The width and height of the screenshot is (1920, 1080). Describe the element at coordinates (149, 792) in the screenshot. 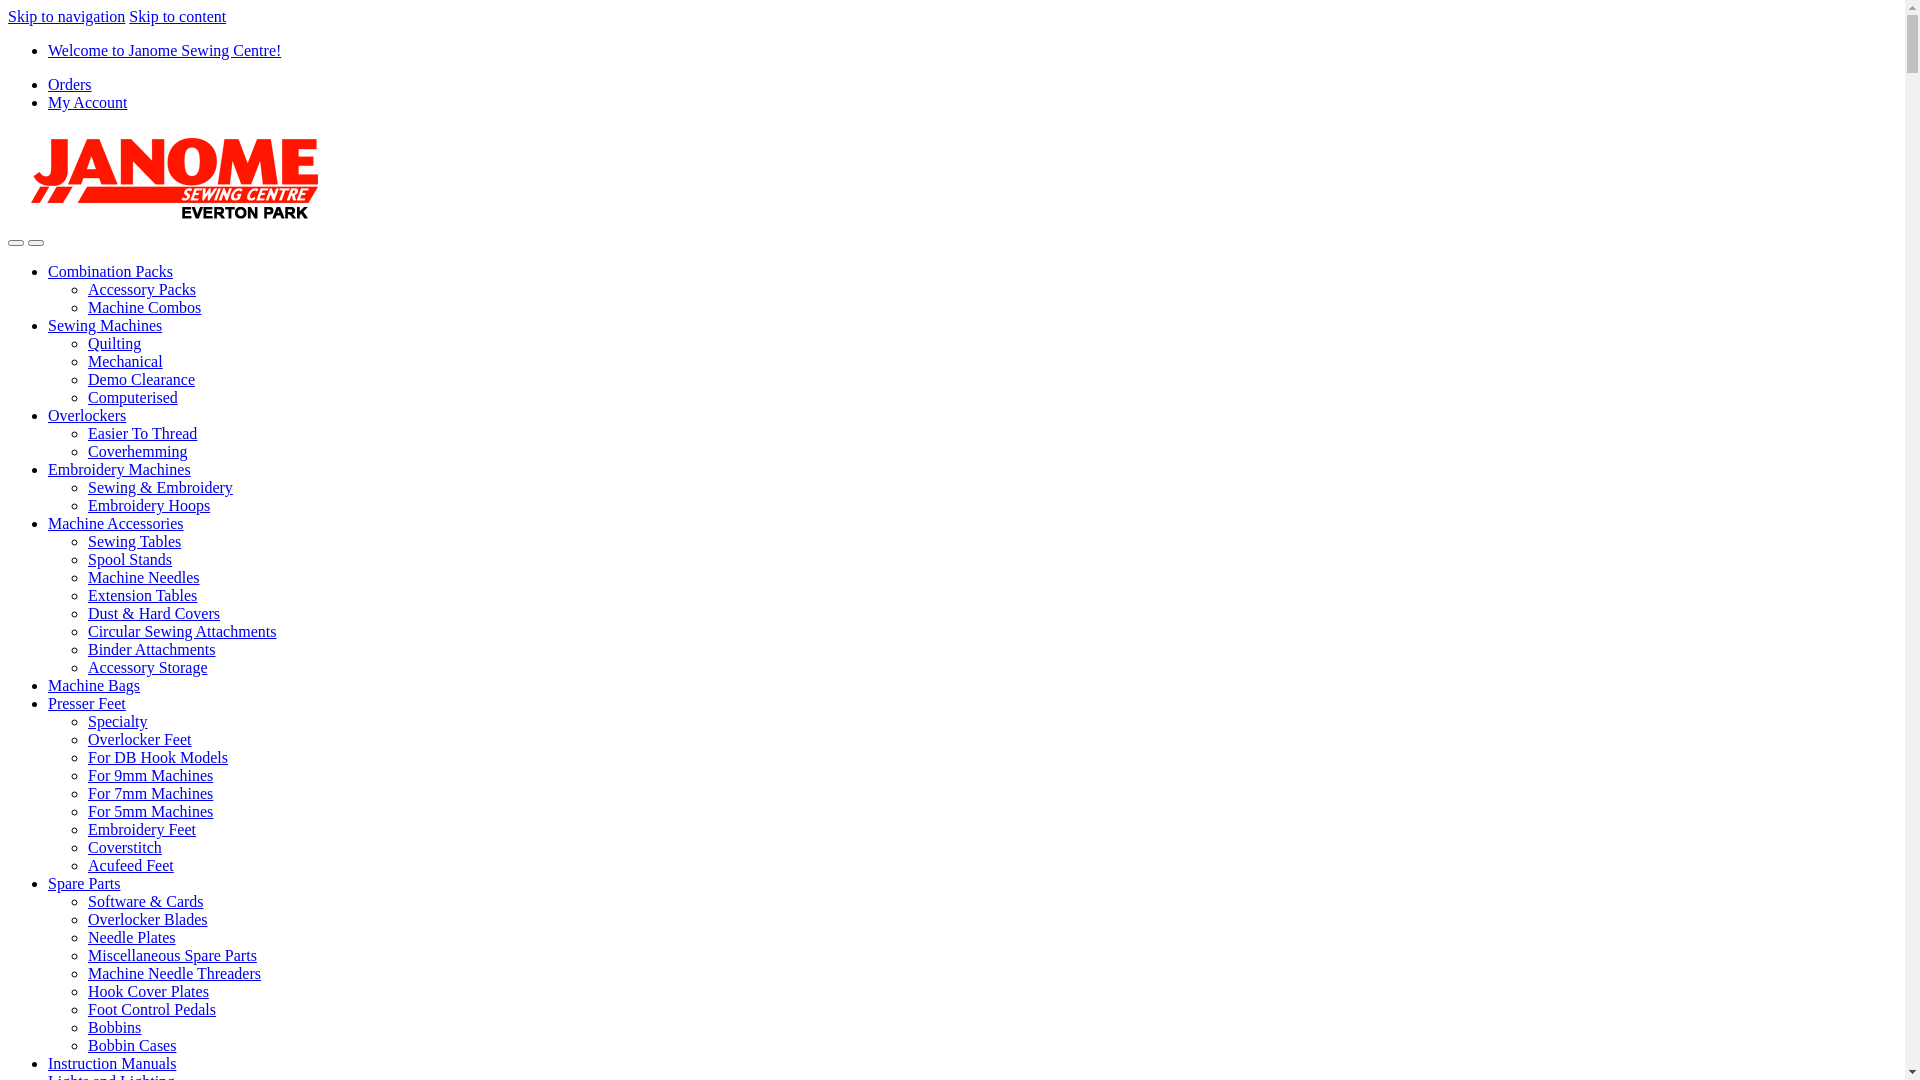

I see `'For 7mm Machines'` at that location.